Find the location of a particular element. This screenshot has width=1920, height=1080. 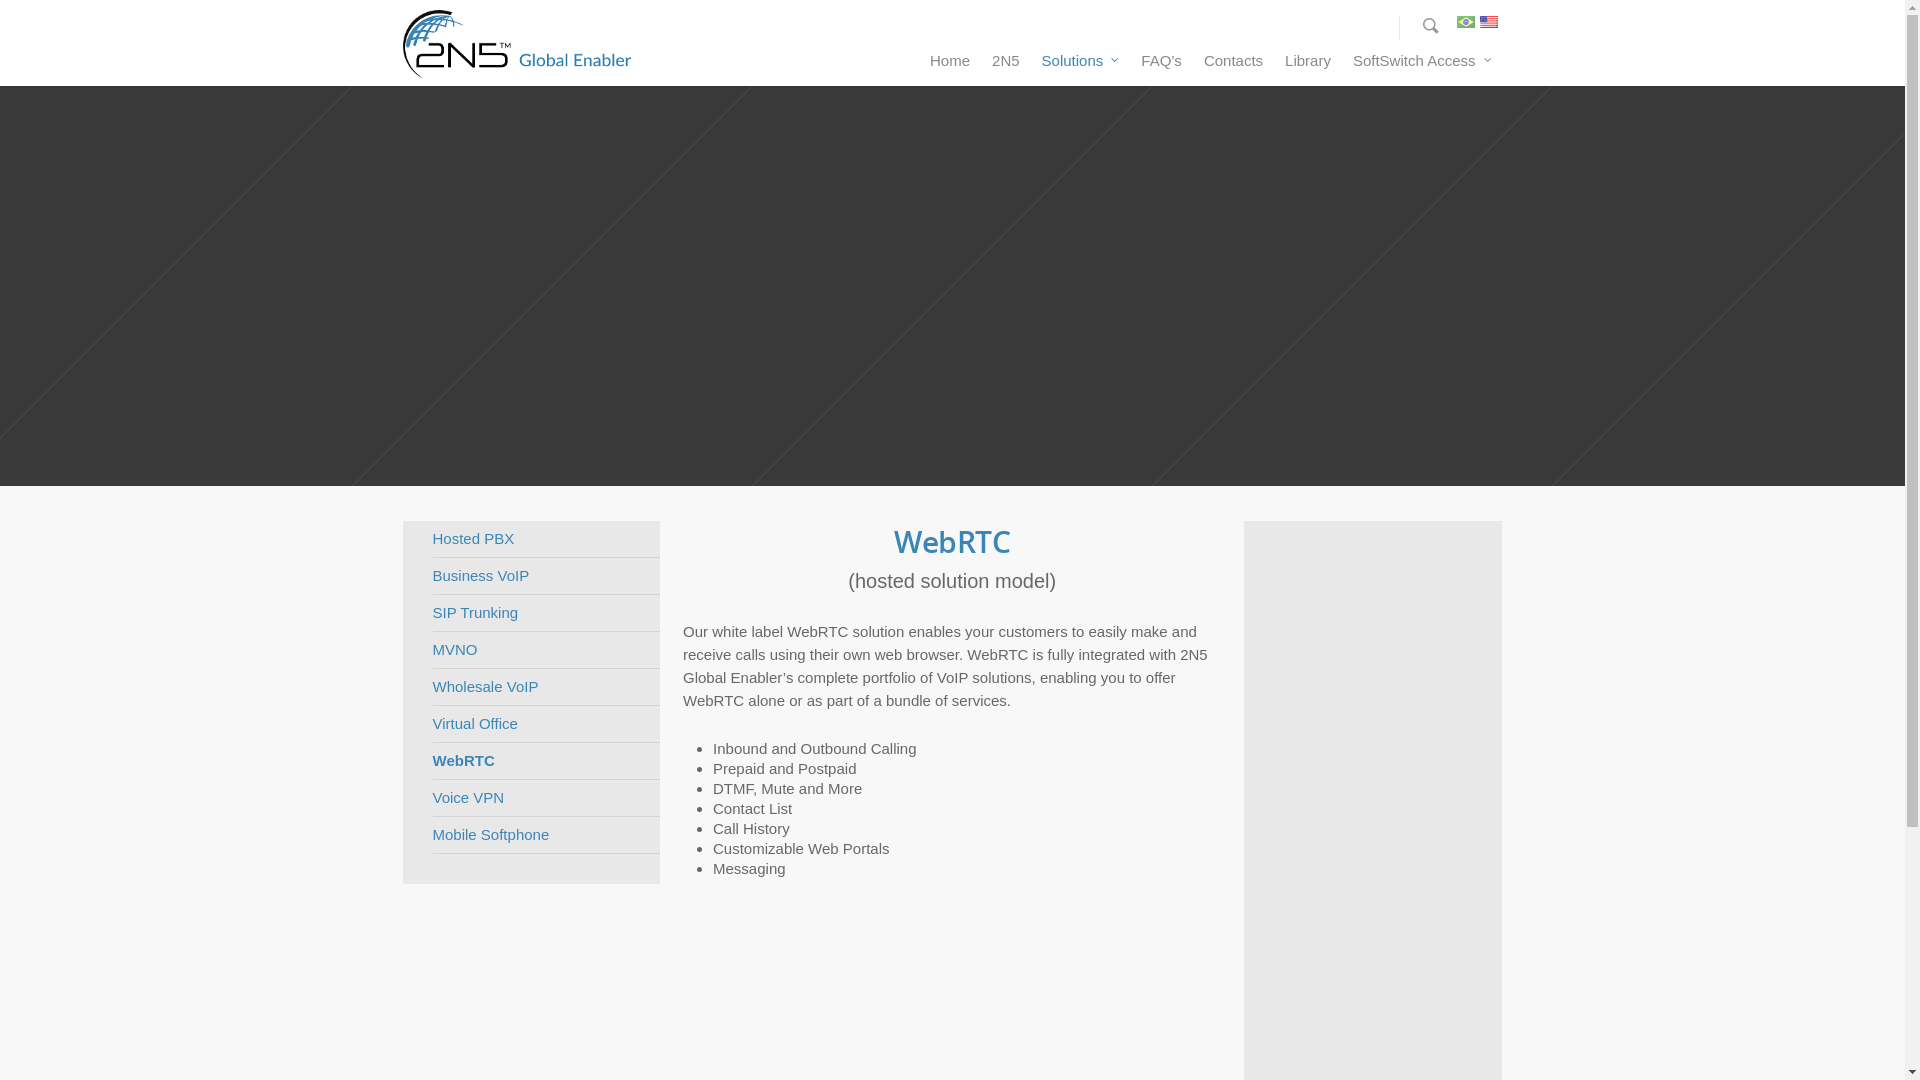

'Mobile Softphone' is located at coordinates (545, 835).